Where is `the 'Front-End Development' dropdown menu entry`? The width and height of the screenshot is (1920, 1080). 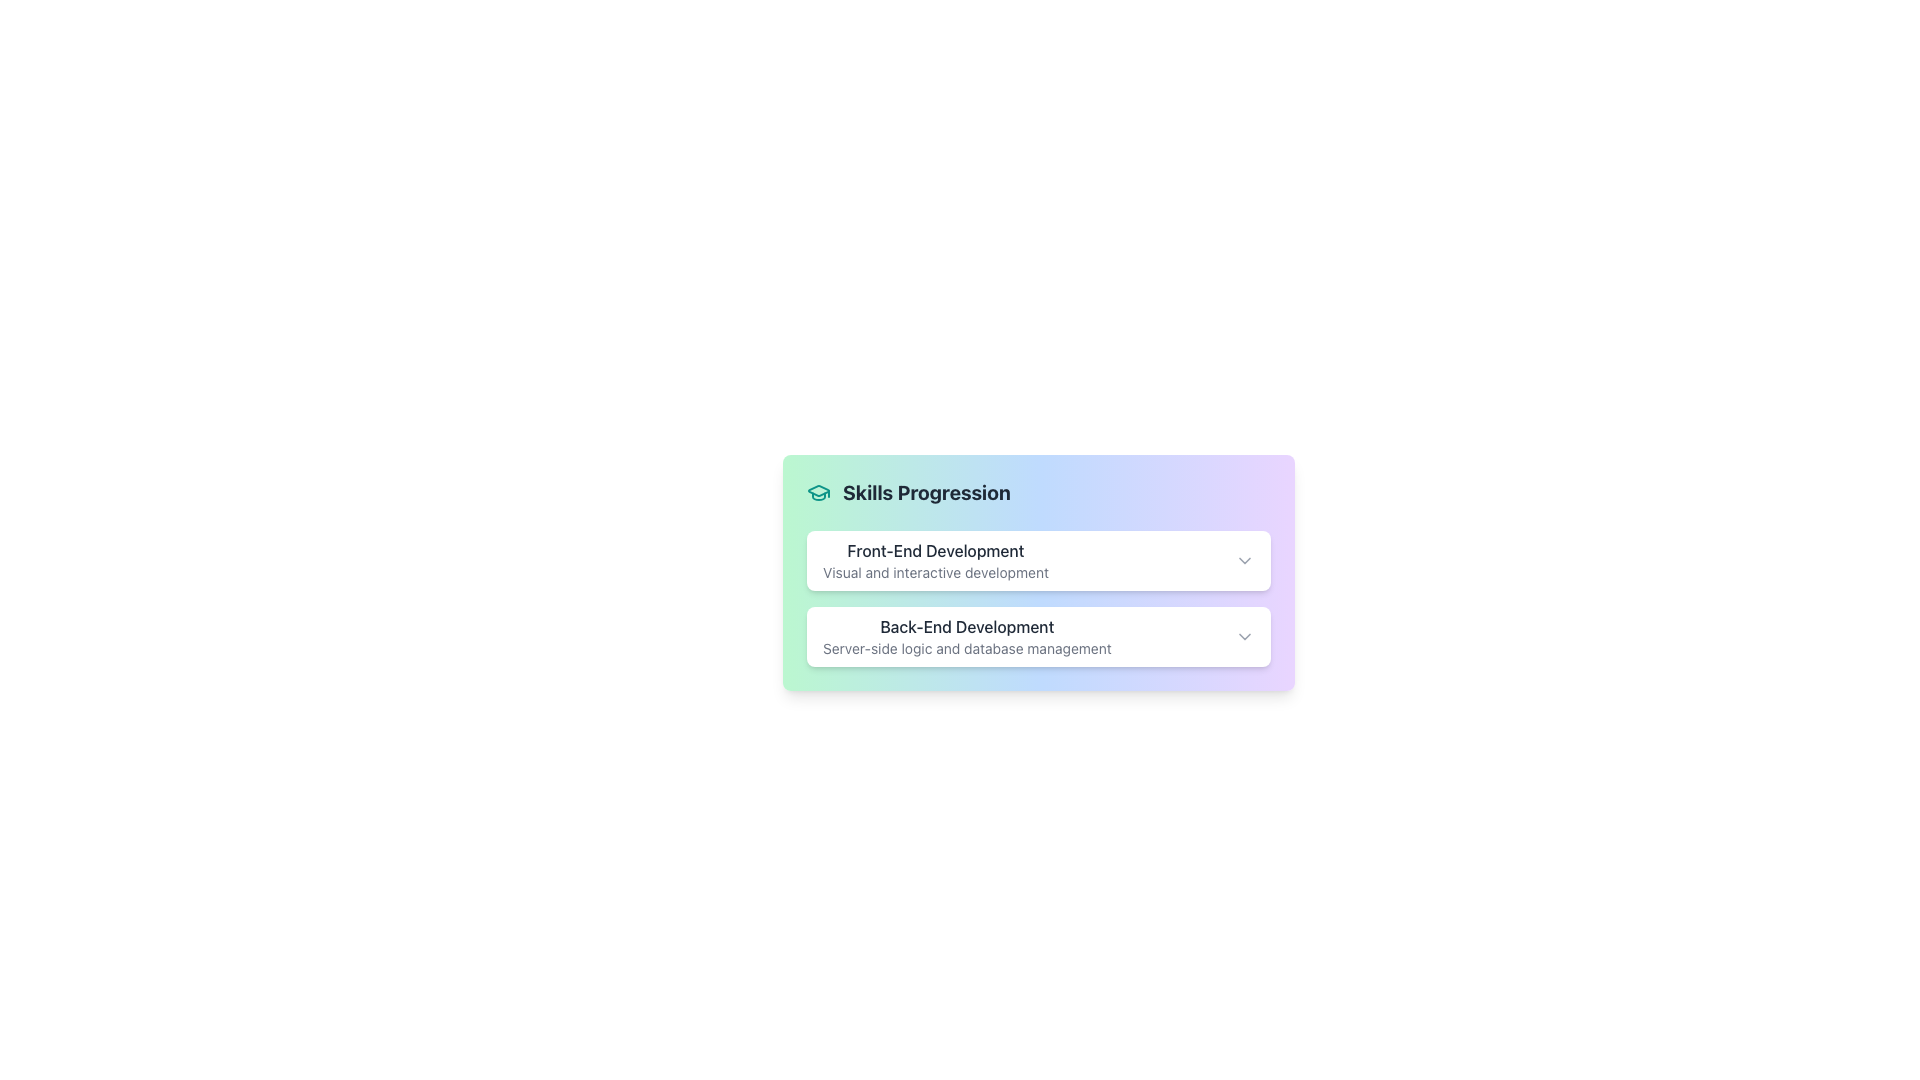 the 'Front-End Development' dropdown menu entry is located at coordinates (1038, 560).